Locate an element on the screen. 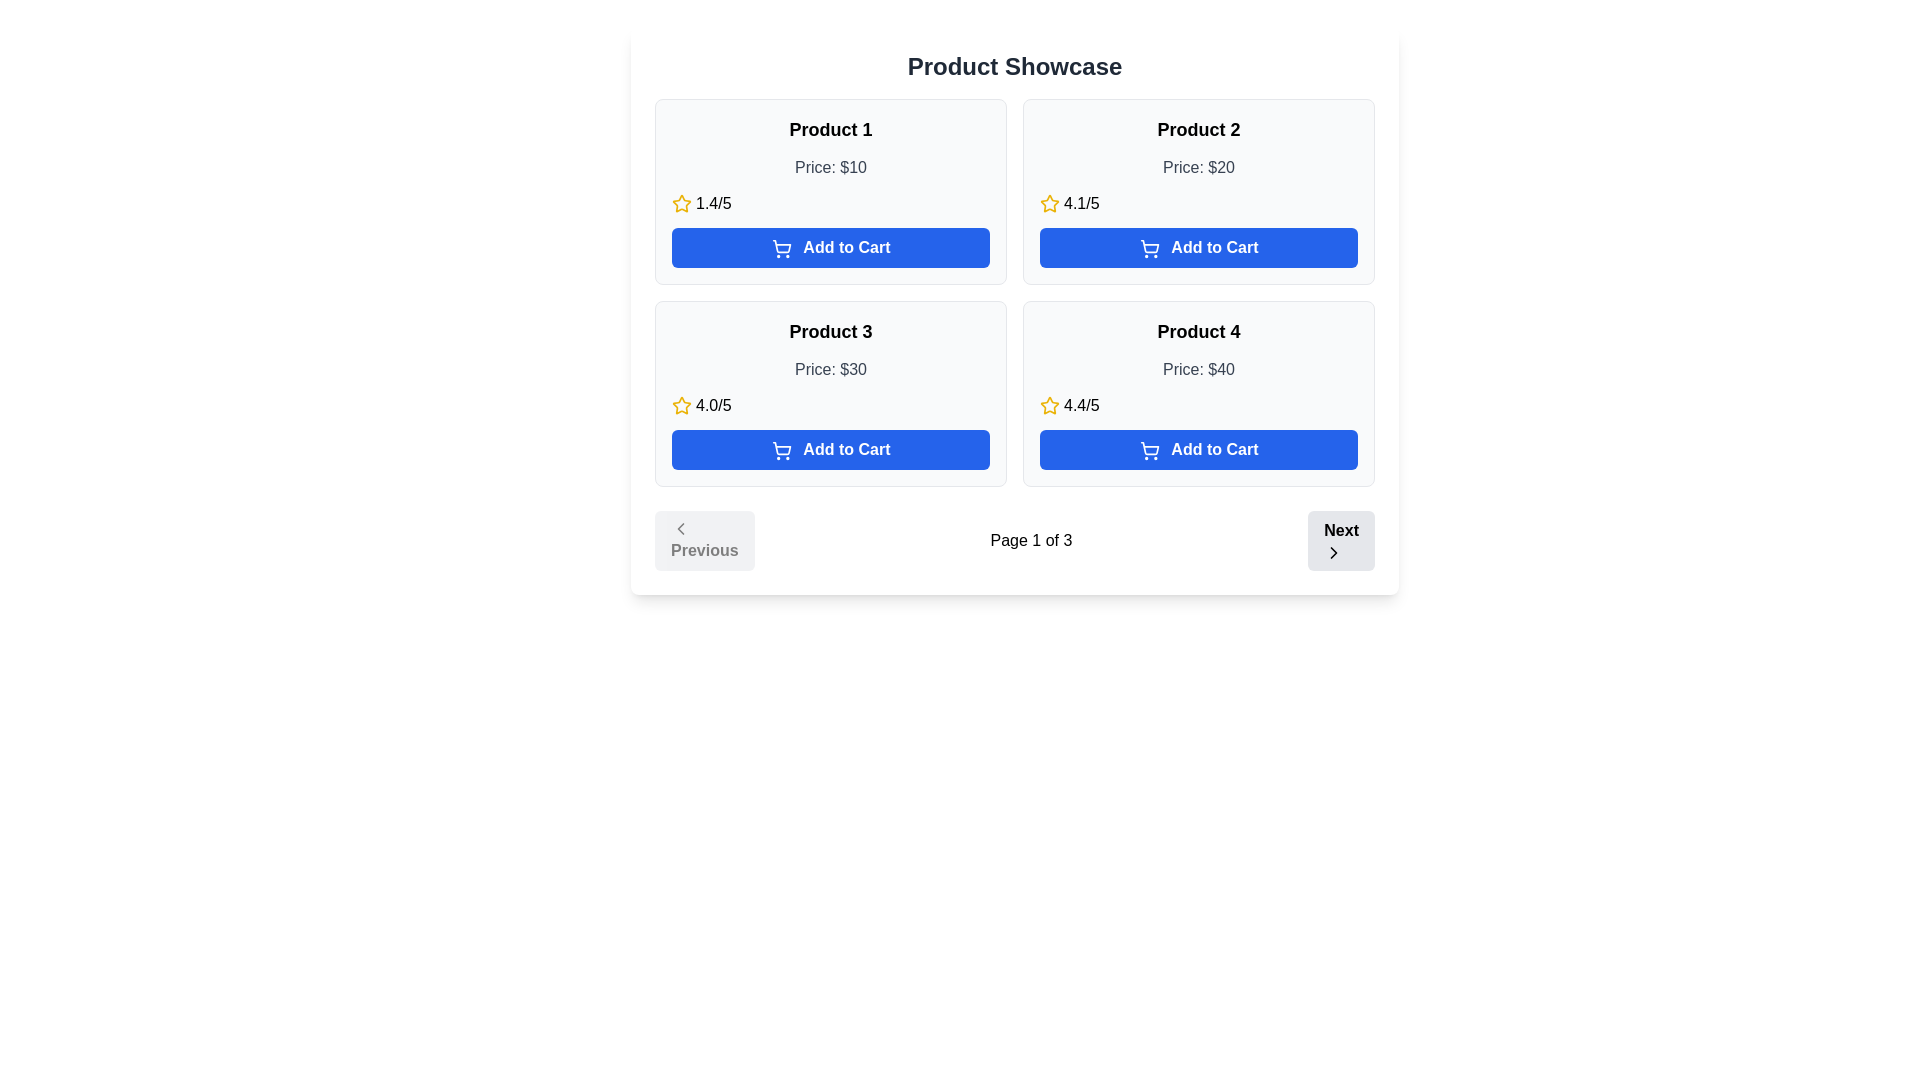 The image size is (1920, 1080). the star-shaped icon representing the filled rating of '4.4/5' for 'Product 4' in the product showcase is located at coordinates (1049, 405).